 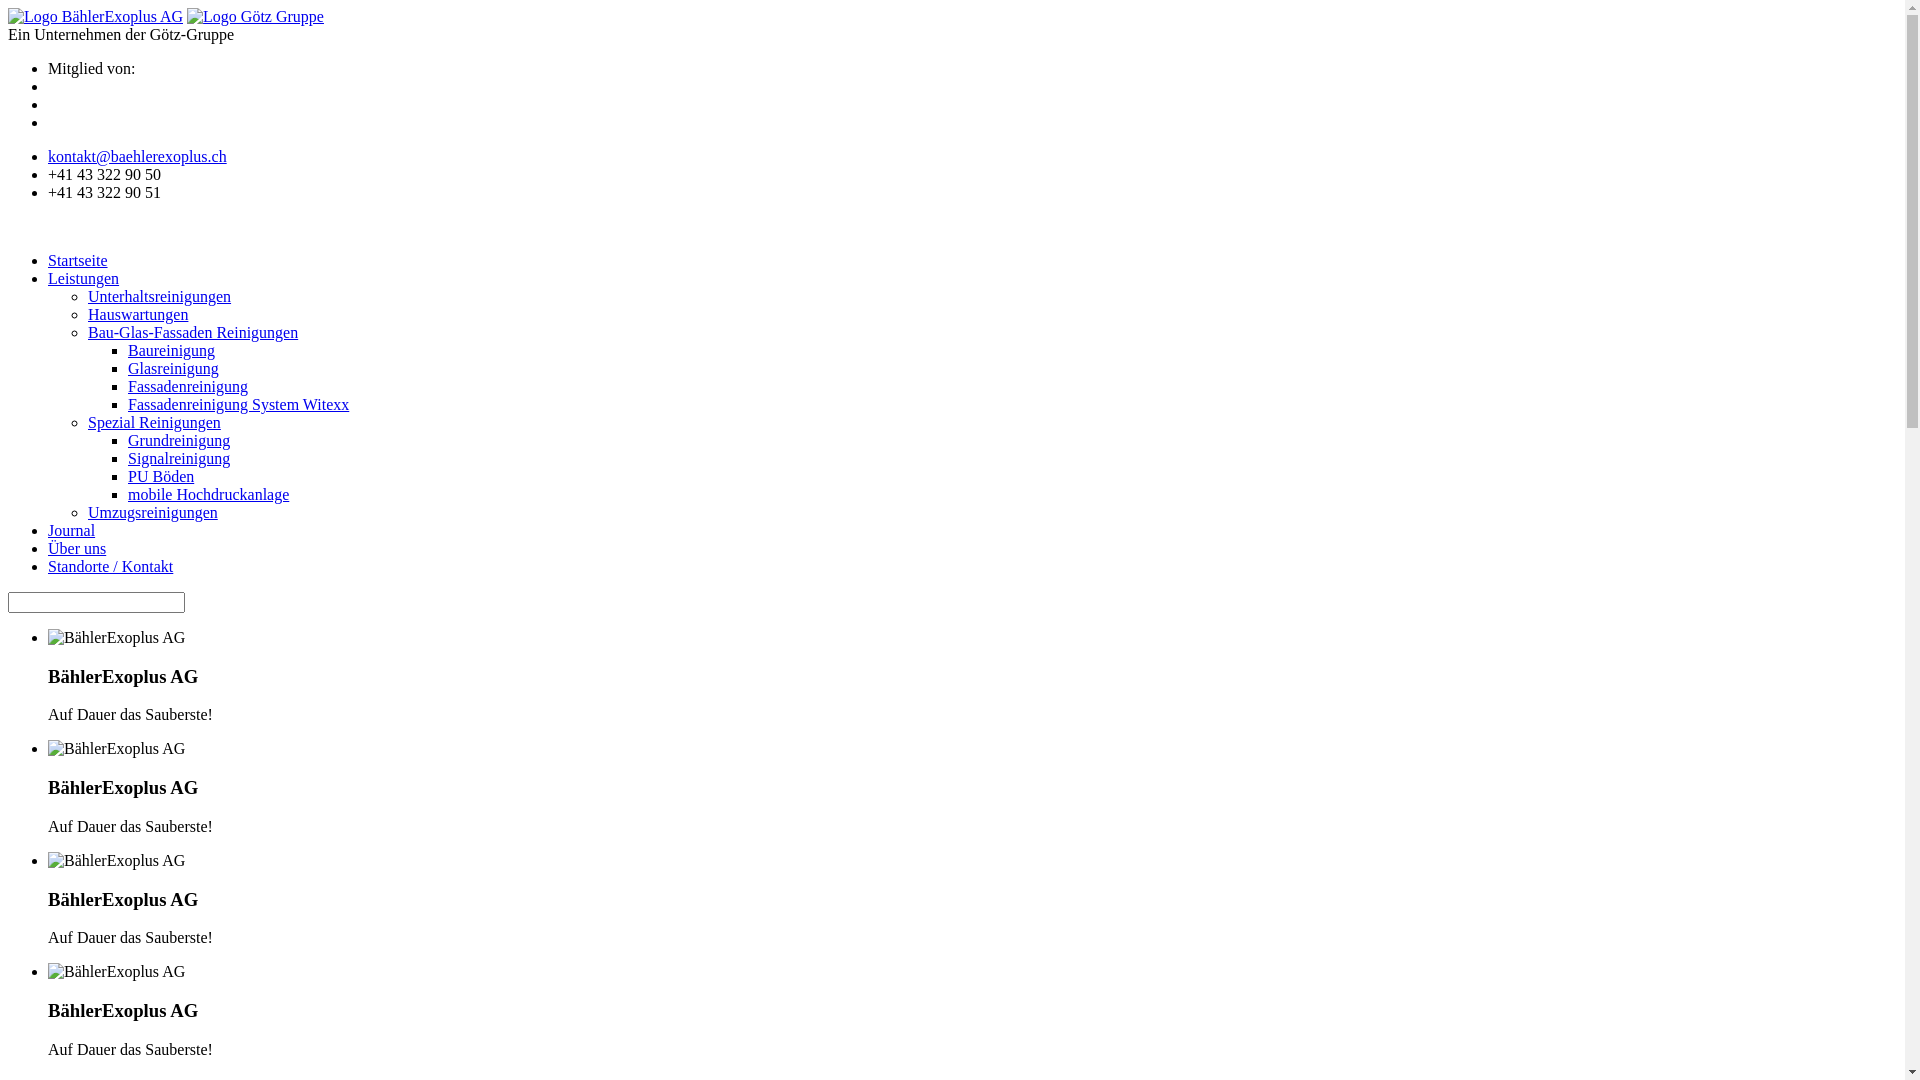 I want to click on 'Standorte / Kontakt', so click(x=109, y=566).